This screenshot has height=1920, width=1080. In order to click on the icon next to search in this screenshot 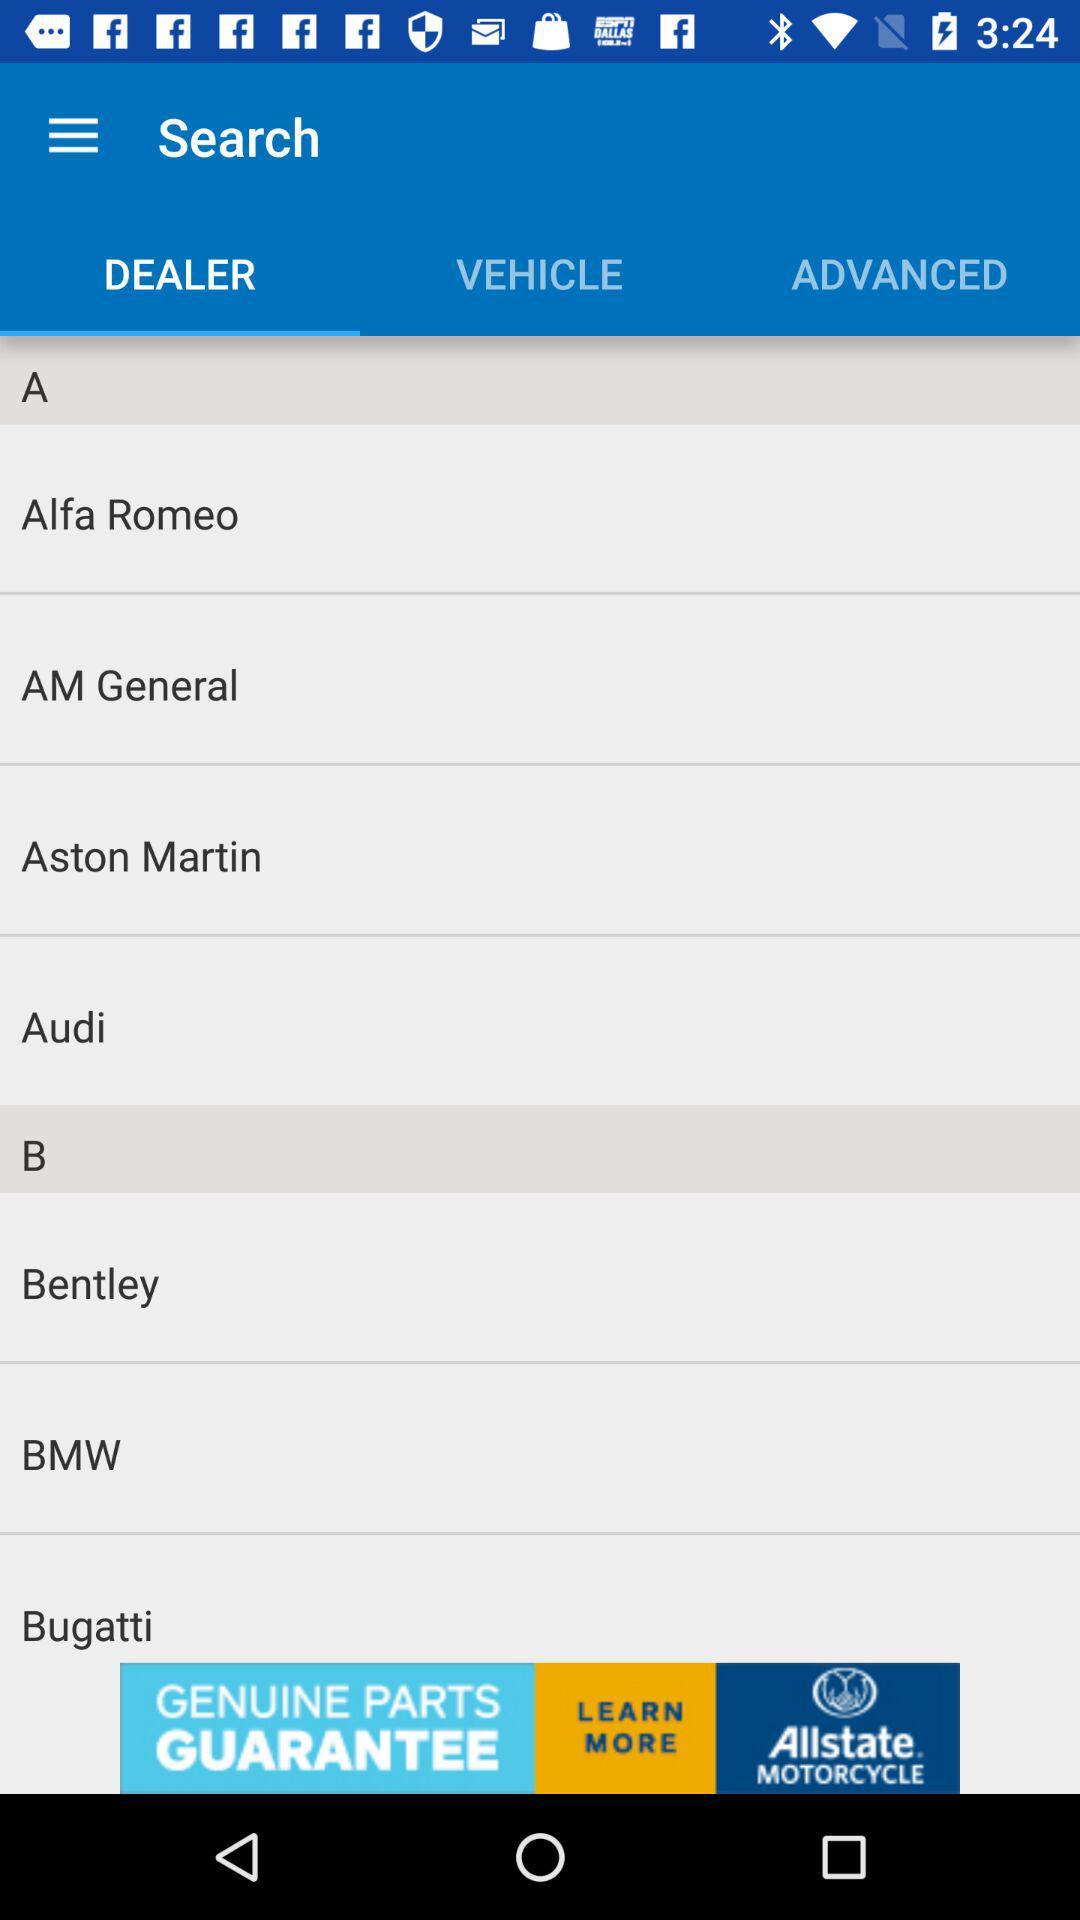, I will do `click(72, 135)`.